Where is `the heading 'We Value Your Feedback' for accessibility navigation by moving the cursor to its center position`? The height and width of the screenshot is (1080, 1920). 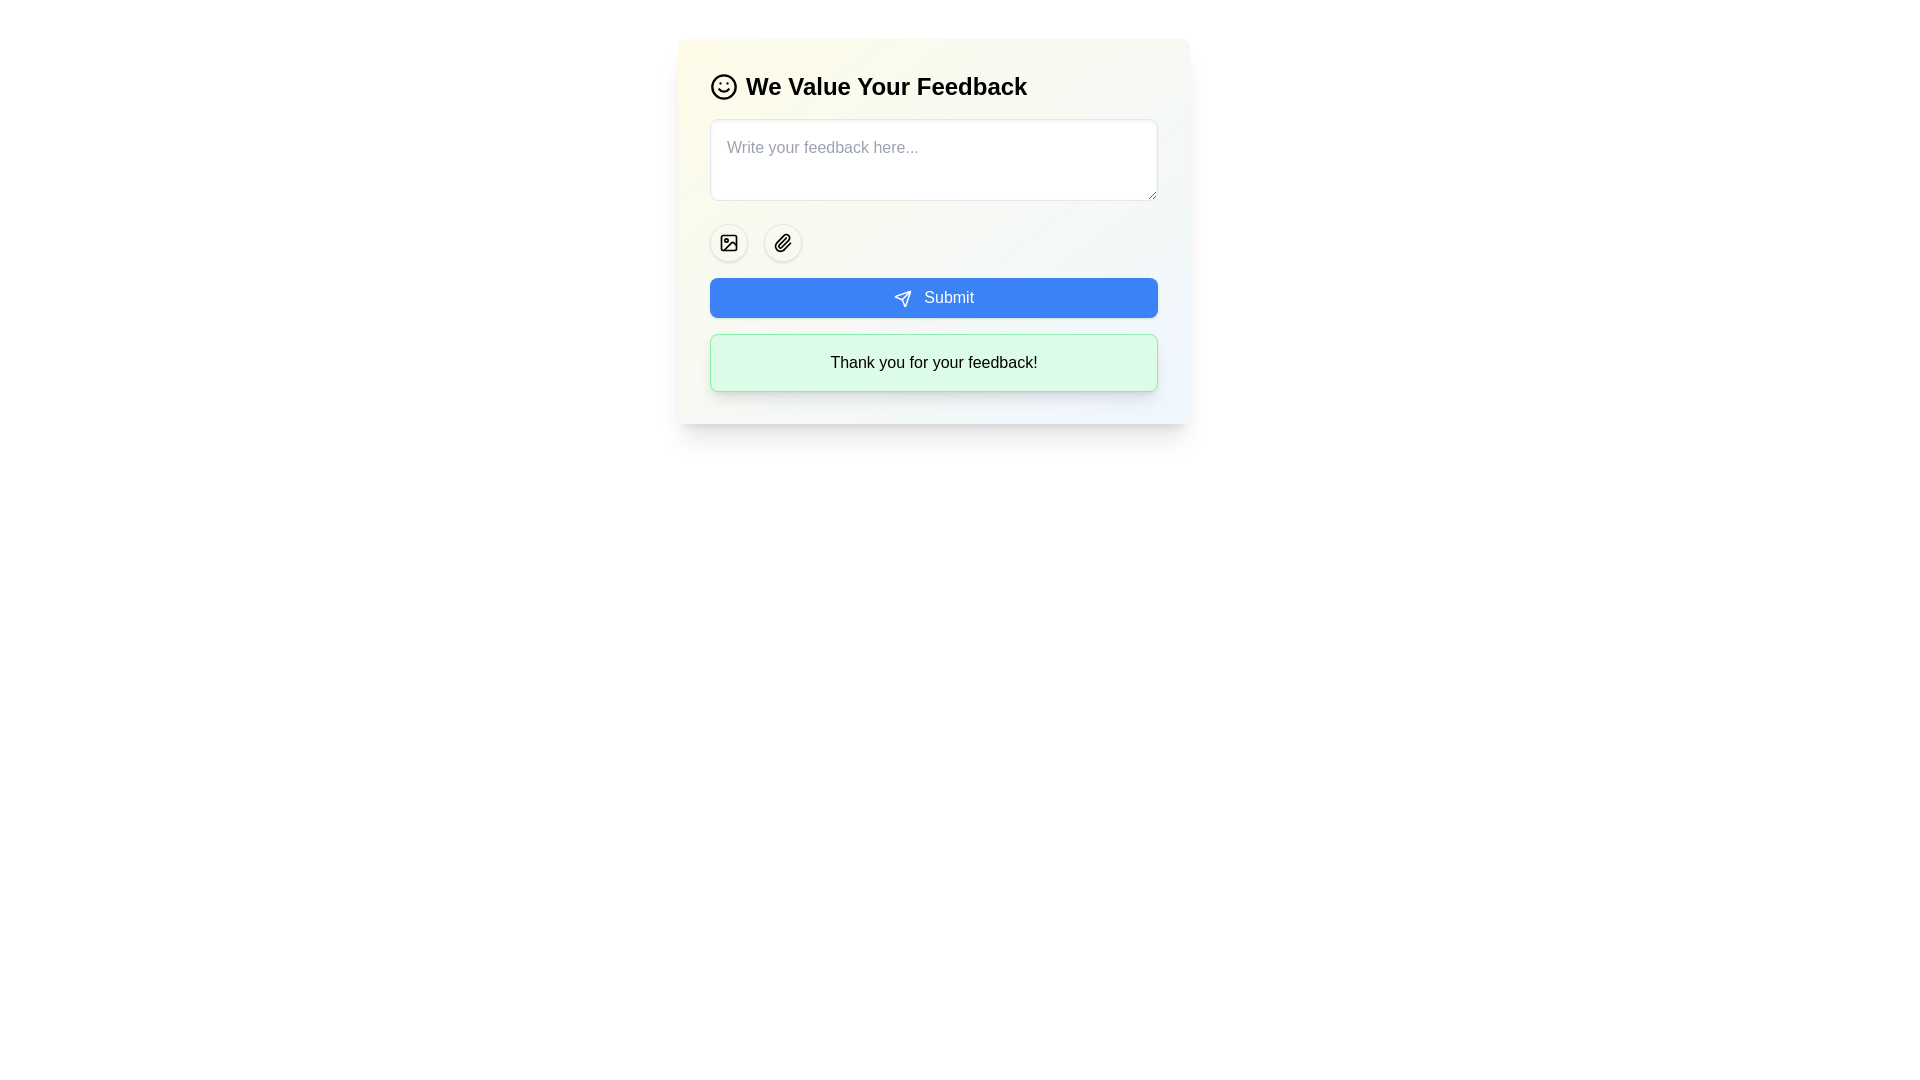 the heading 'We Value Your Feedback' for accessibility navigation by moving the cursor to its center position is located at coordinates (933, 86).